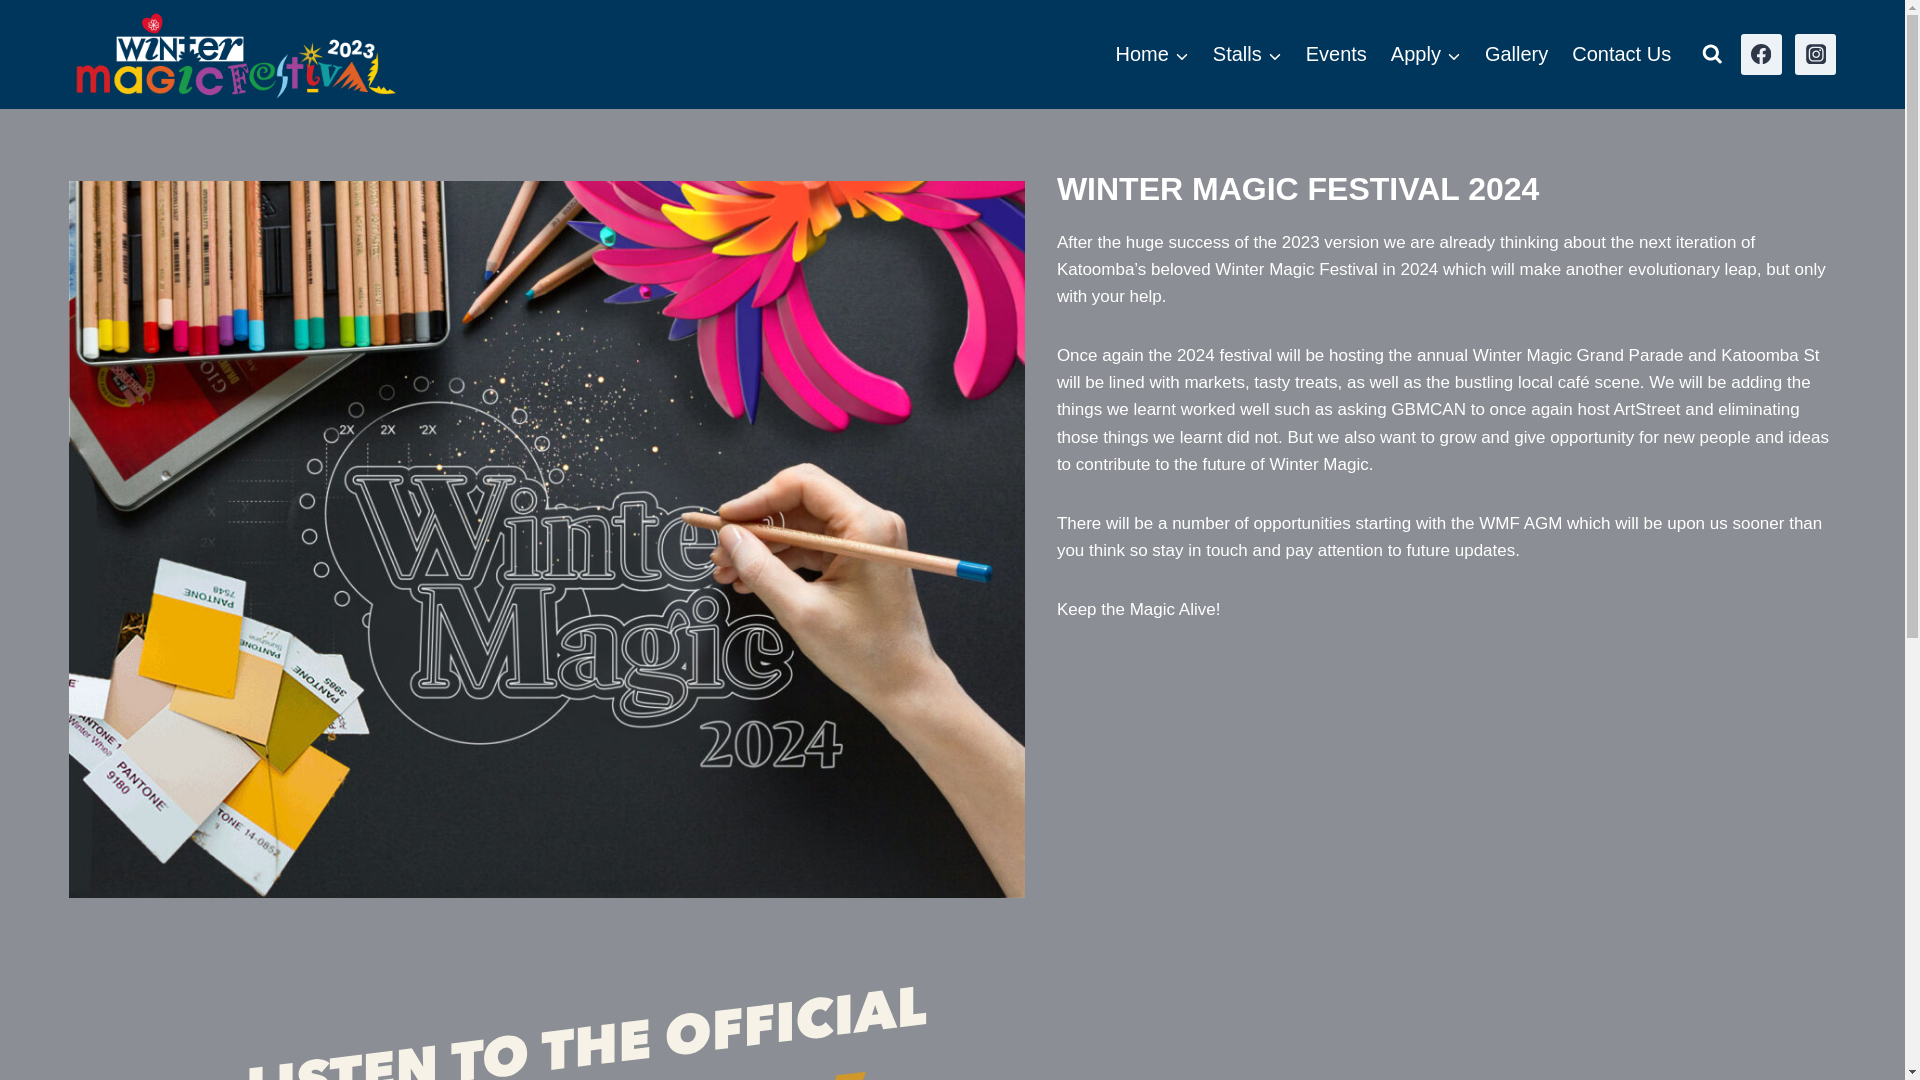  What do you see at coordinates (1151, 53) in the screenshot?
I see `'Home'` at bounding box center [1151, 53].